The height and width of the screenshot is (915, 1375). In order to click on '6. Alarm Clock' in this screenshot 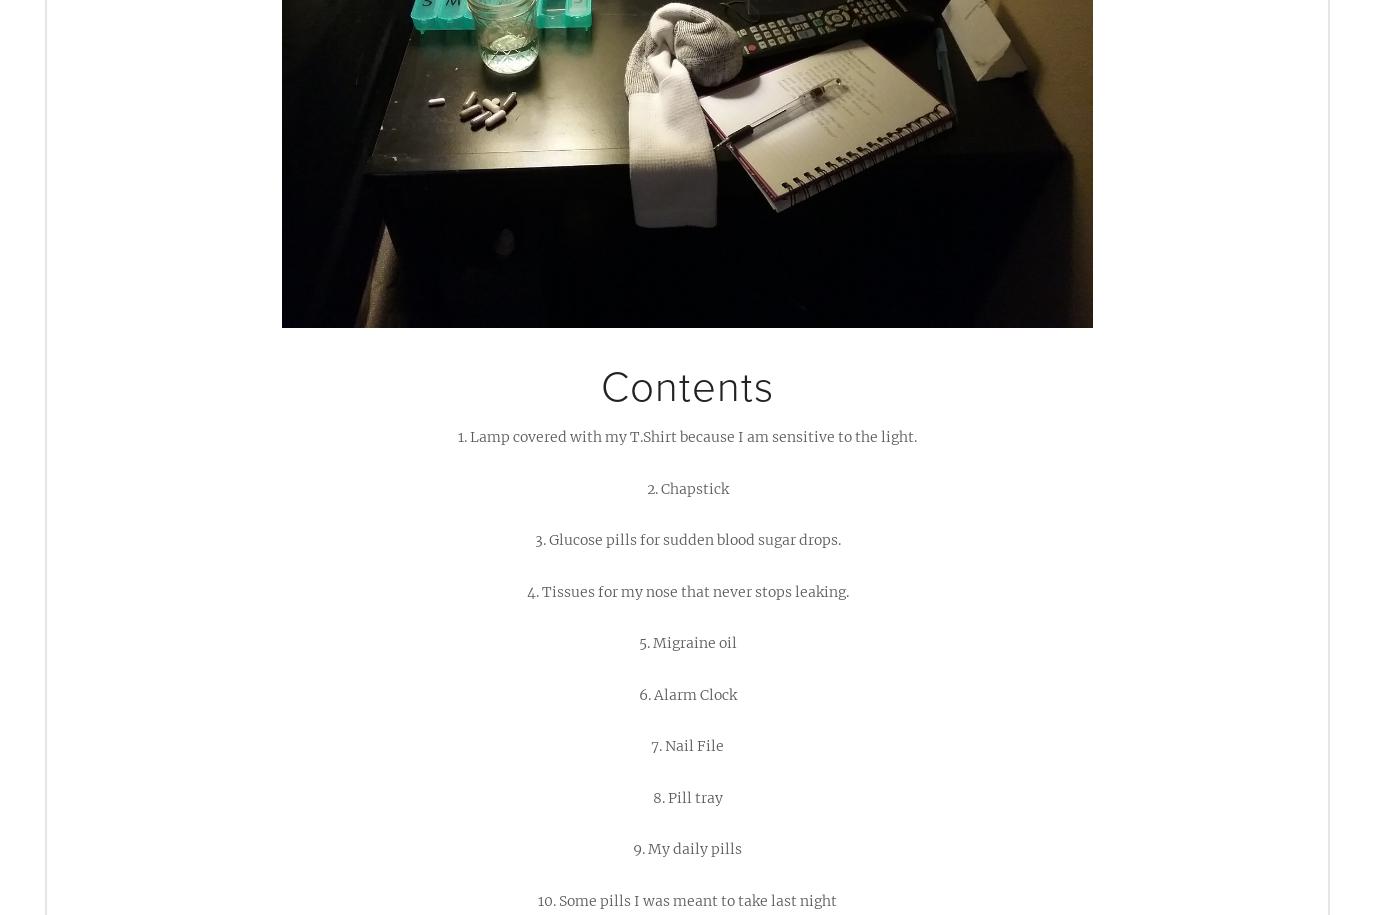, I will do `click(685, 693)`.